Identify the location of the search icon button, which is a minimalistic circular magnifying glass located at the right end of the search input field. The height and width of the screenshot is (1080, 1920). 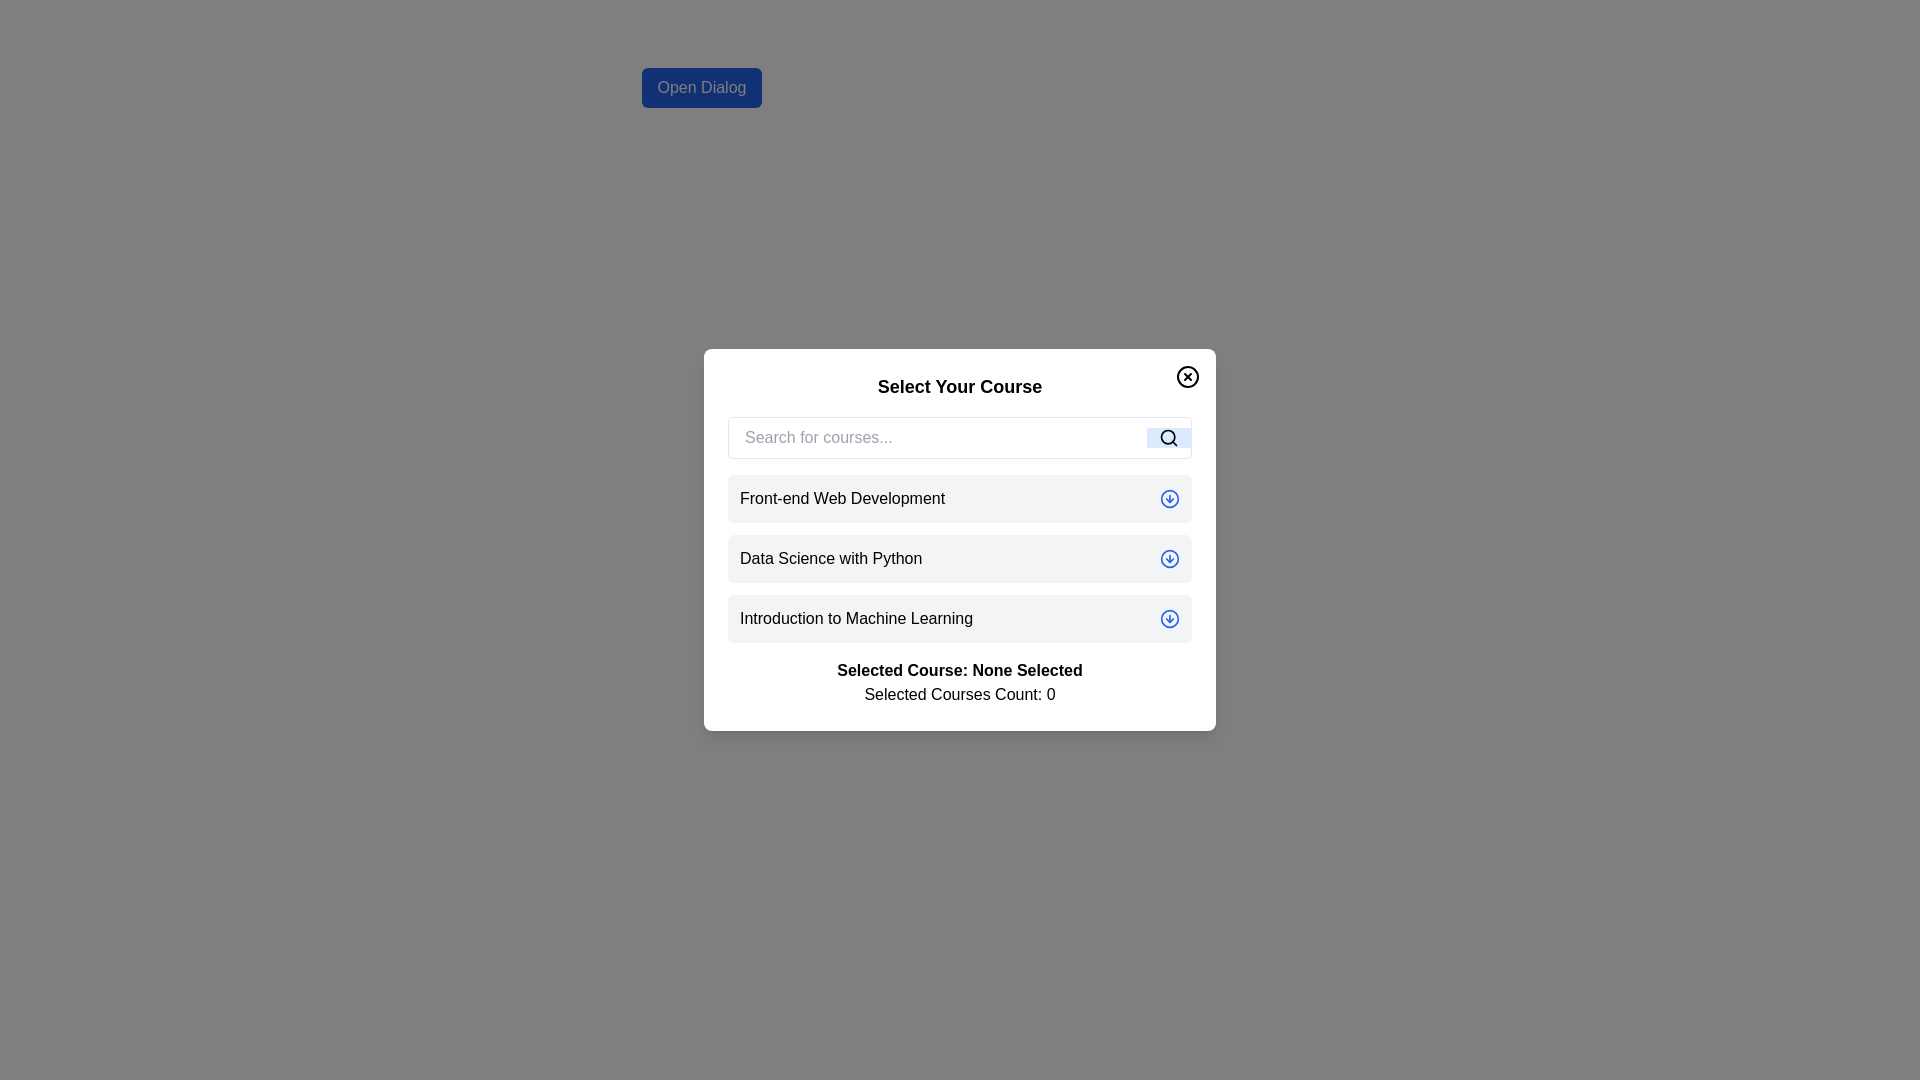
(1169, 437).